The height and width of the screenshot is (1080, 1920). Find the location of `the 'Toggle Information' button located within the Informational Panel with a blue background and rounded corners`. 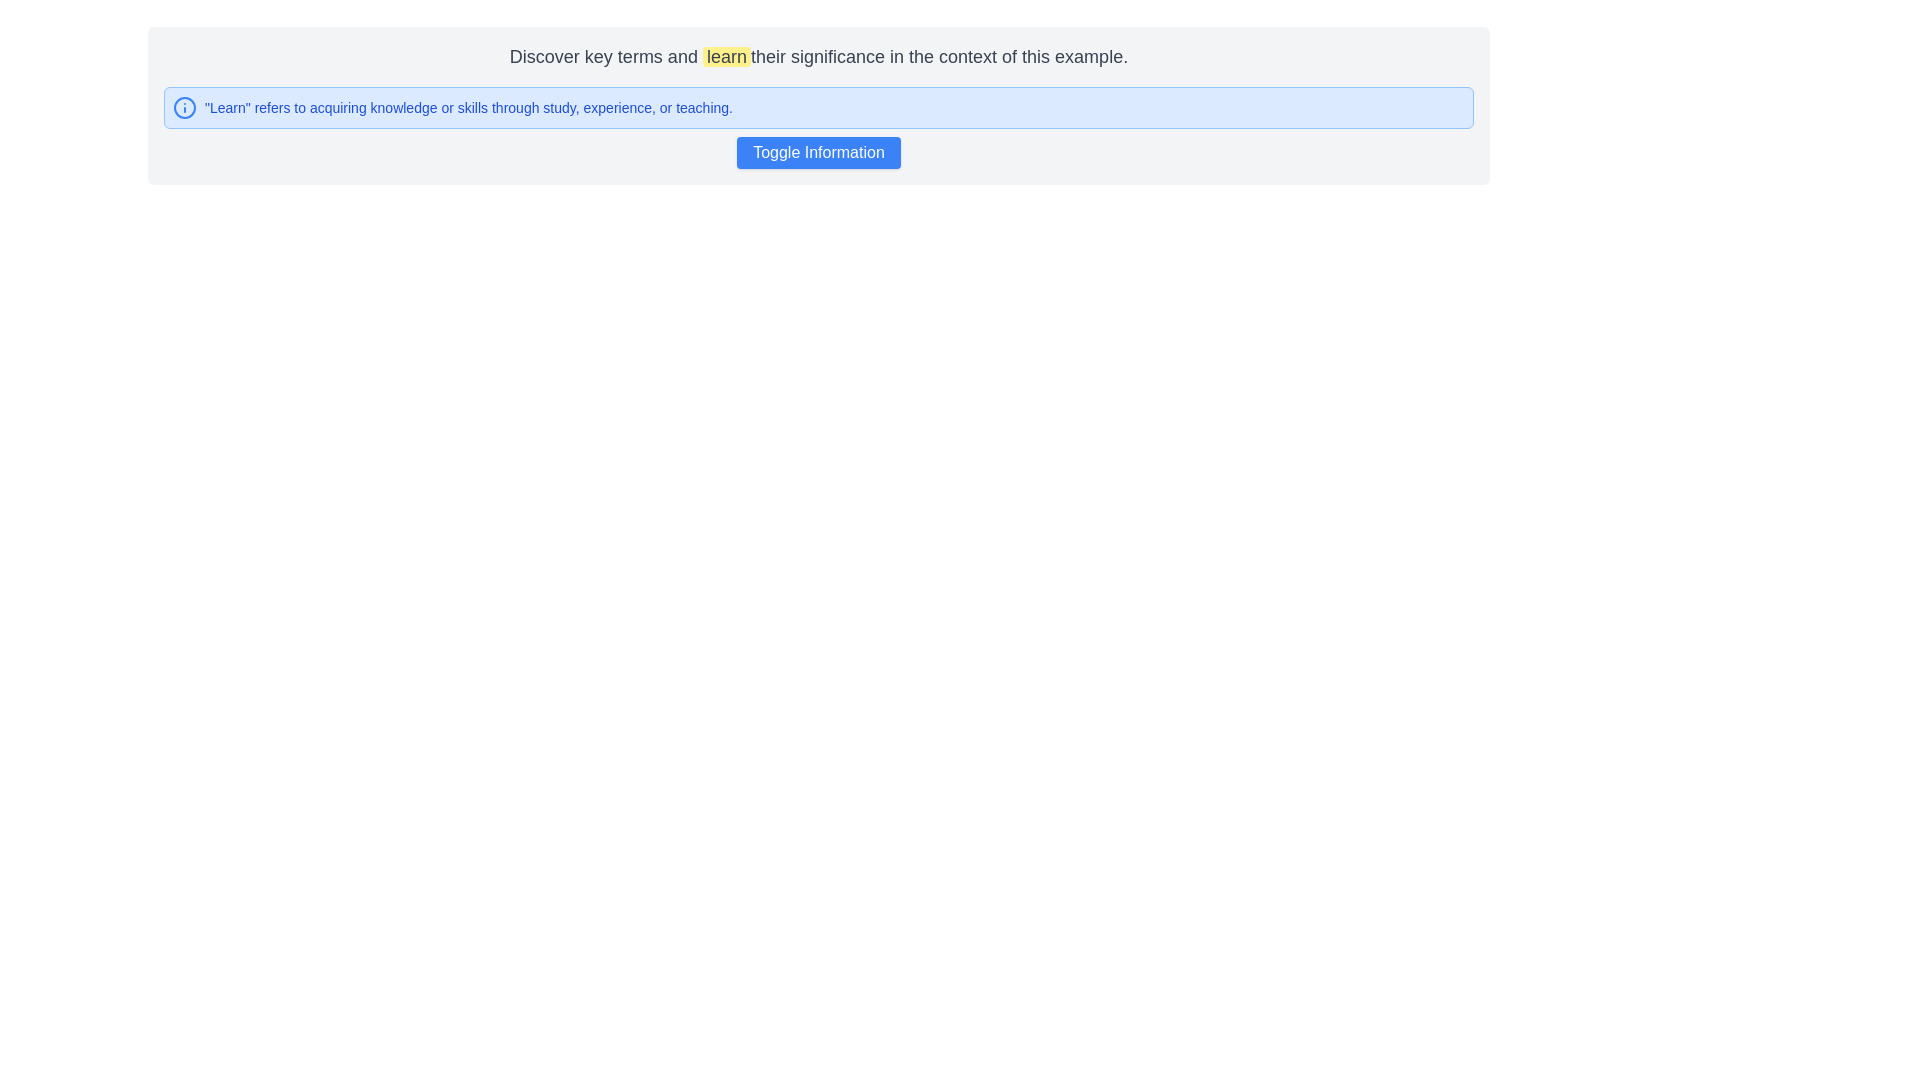

the 'Toggle Information' button located within the Informational Panel with a blue background and rounded corners is located at coordinates (819, 127).